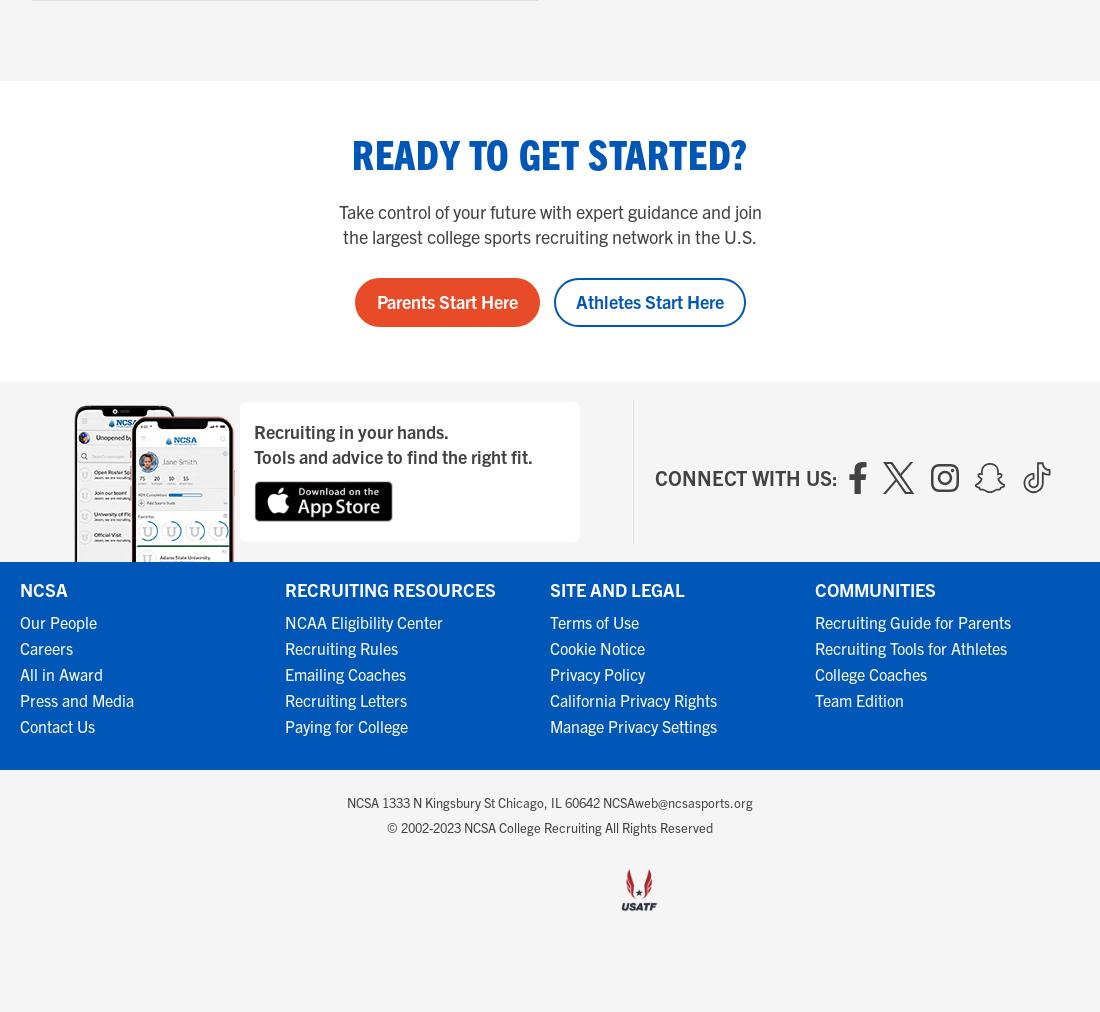 This screenshot has width=1100, height=1012. Describe the element at coordinates (19, 726) in the screenshot. I see `'Contact Us'` at that location.